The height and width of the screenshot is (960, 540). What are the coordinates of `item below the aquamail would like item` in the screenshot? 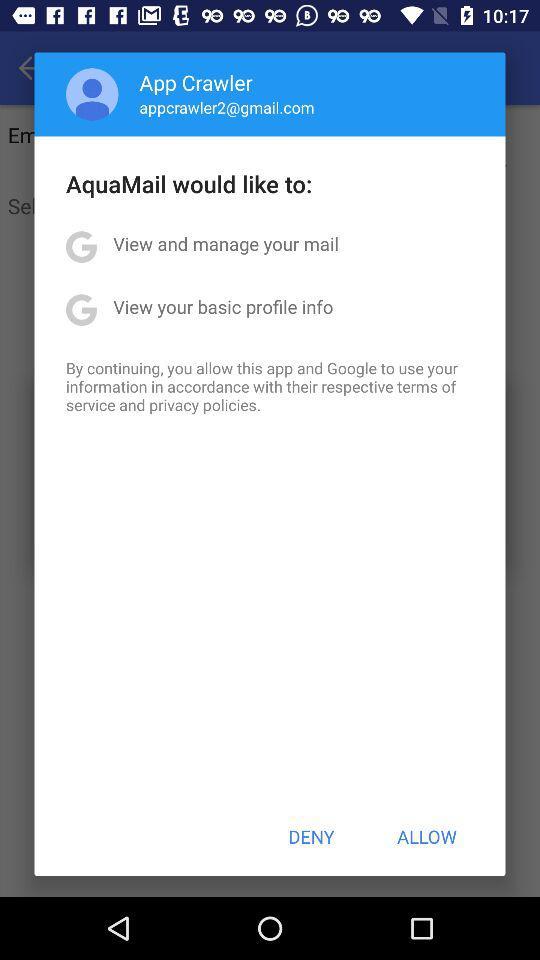 It's located at (225, 242).